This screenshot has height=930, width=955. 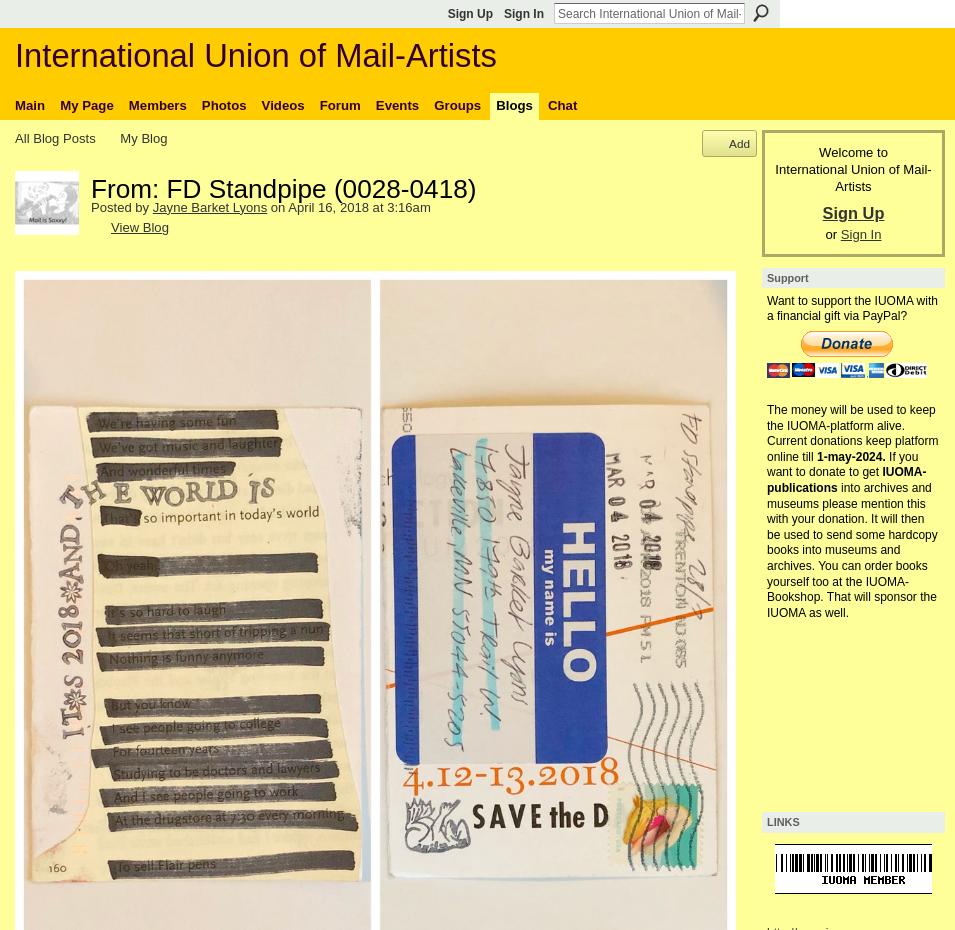 What do you see at coordinates (851, 455) in the screenshot?
I see `'1-may-2024.'` at bounding box center [851, 455].